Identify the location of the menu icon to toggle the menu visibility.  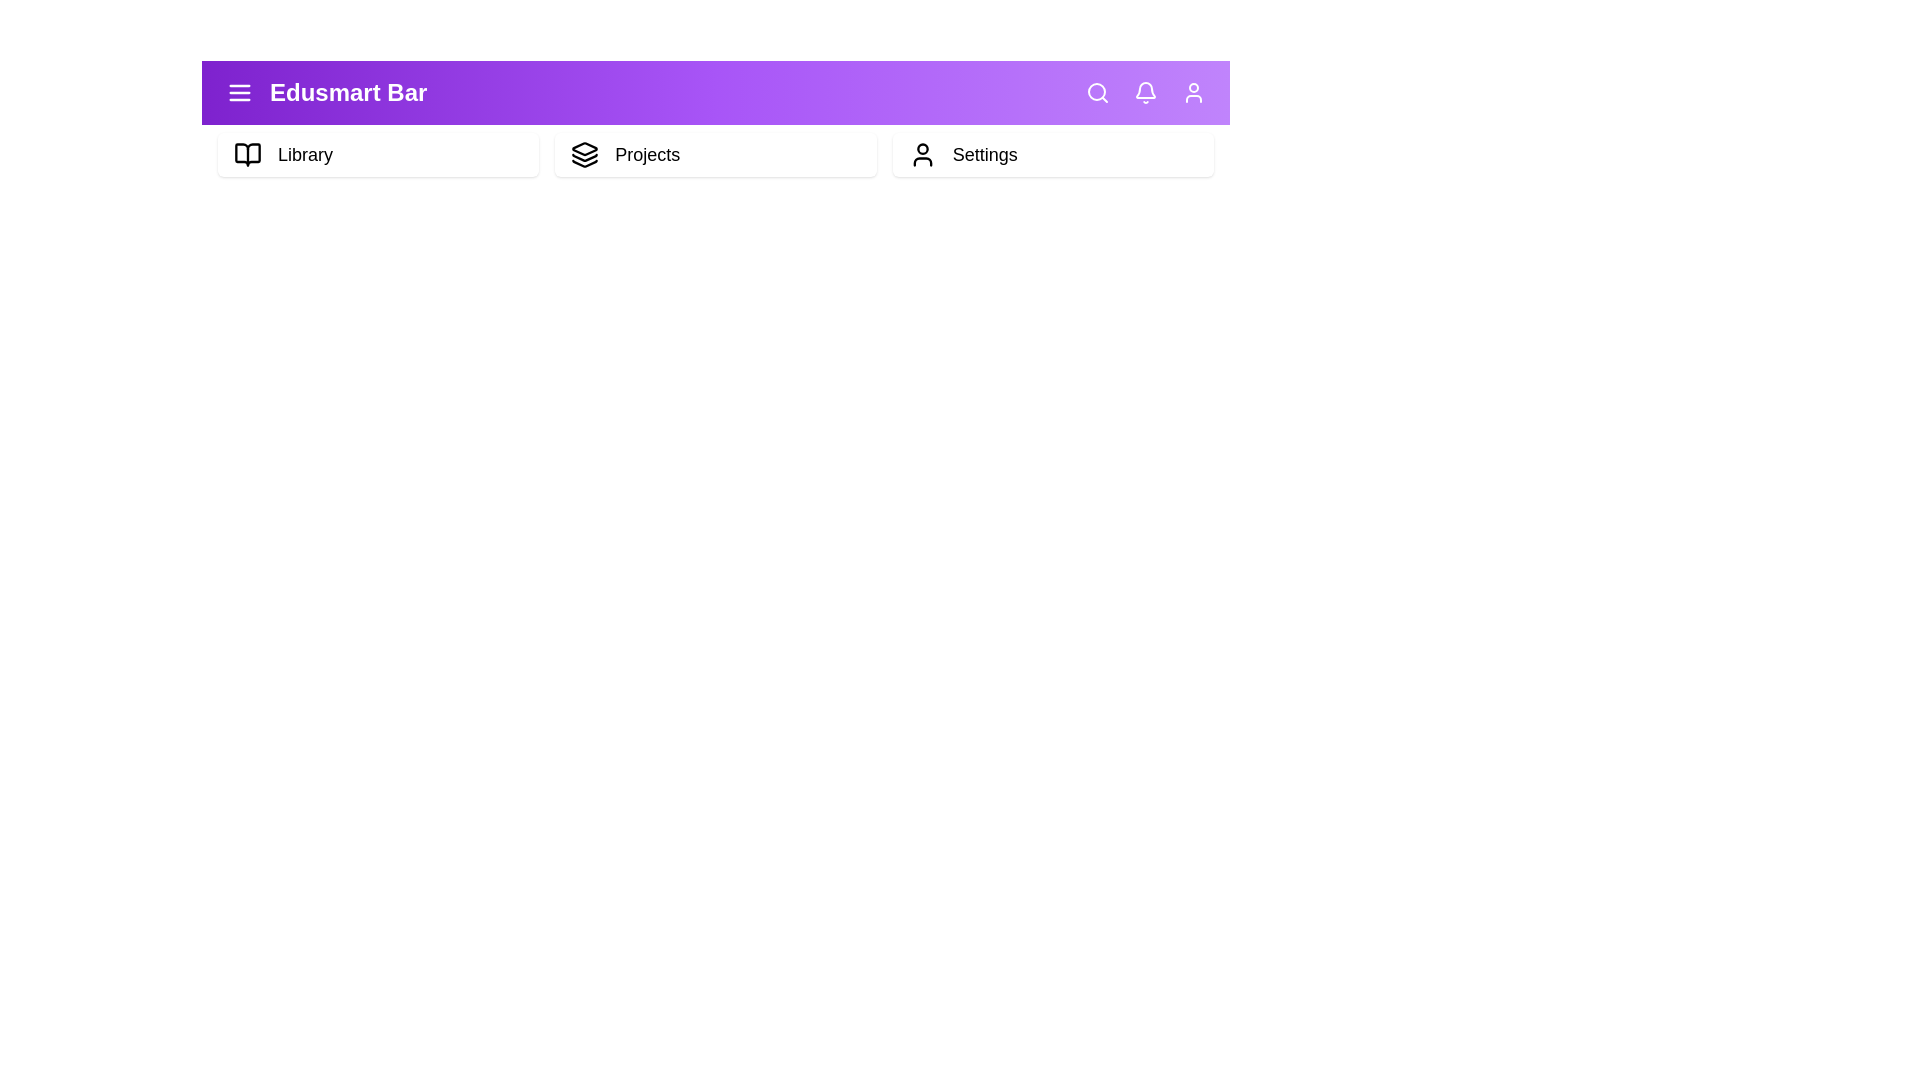
(240, 92).